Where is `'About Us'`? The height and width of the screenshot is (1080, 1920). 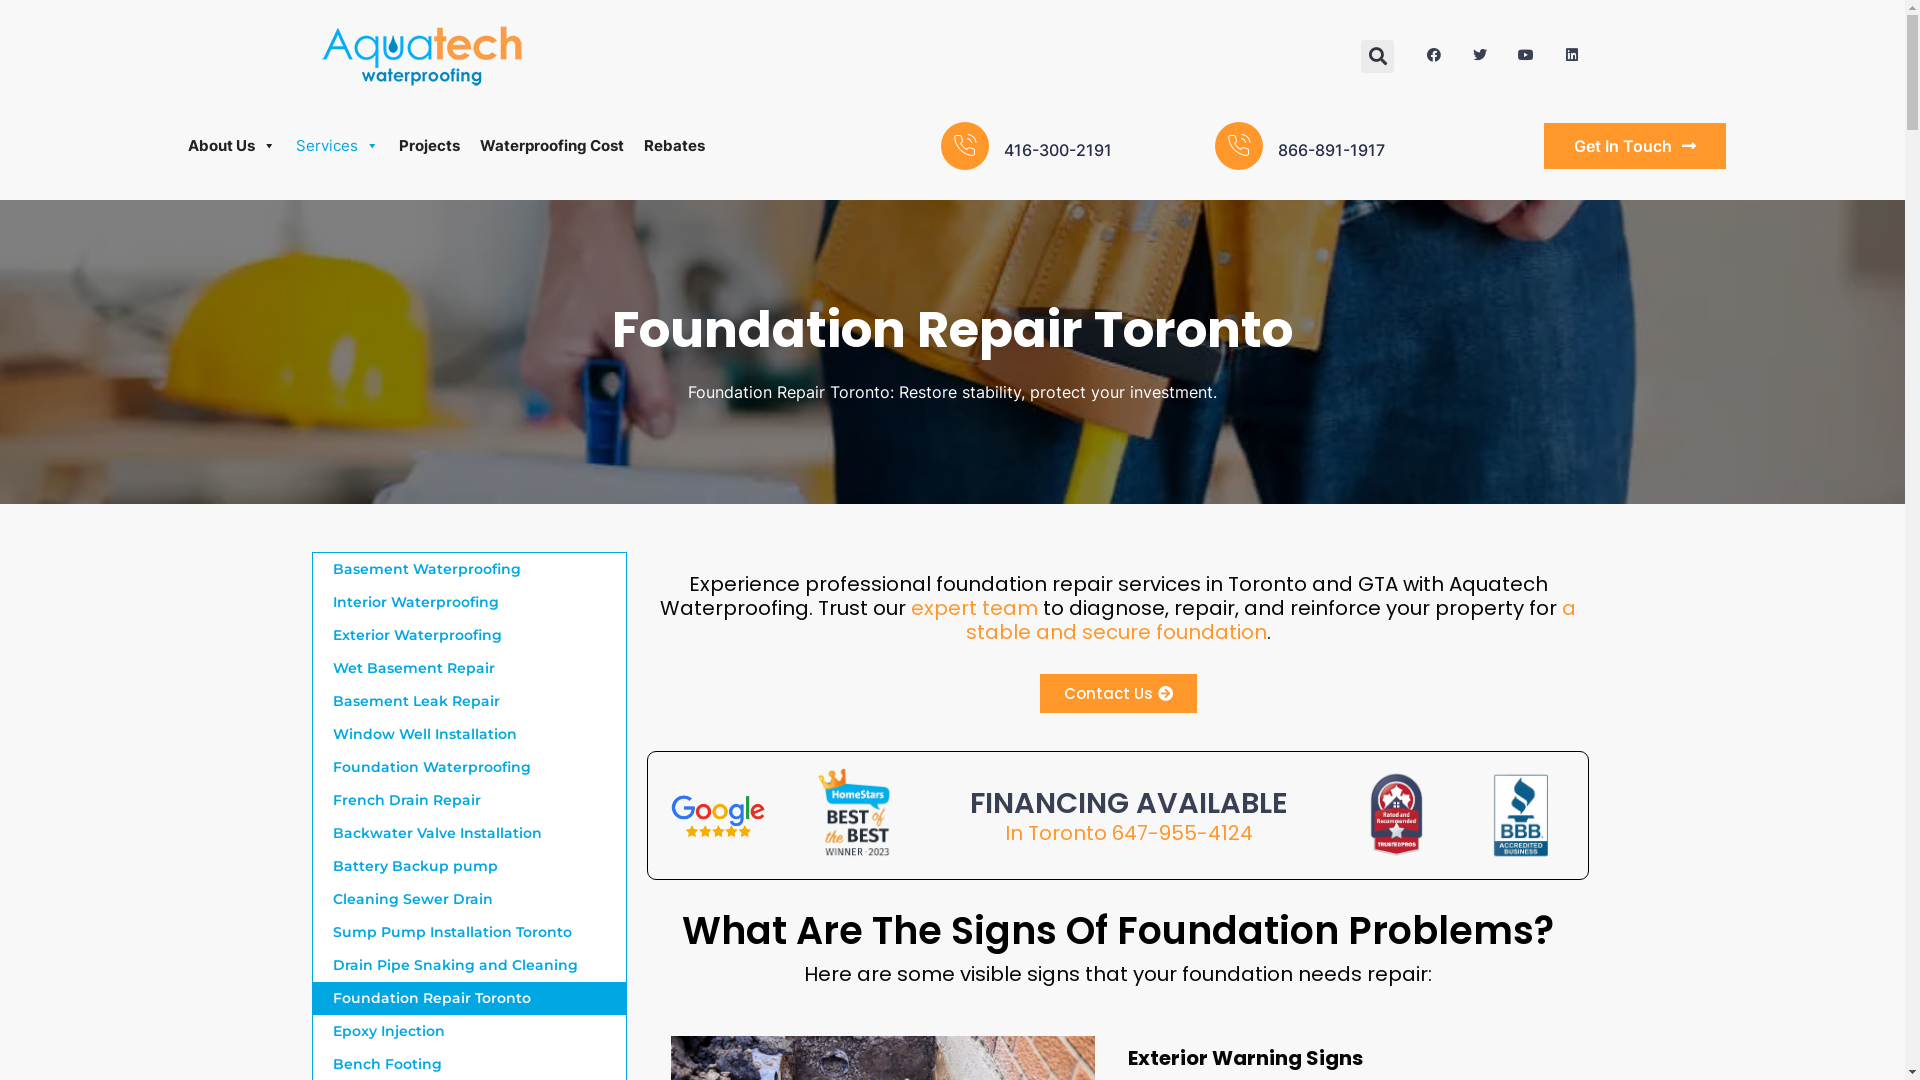
'About Us' is located at coordinates (177, 145).